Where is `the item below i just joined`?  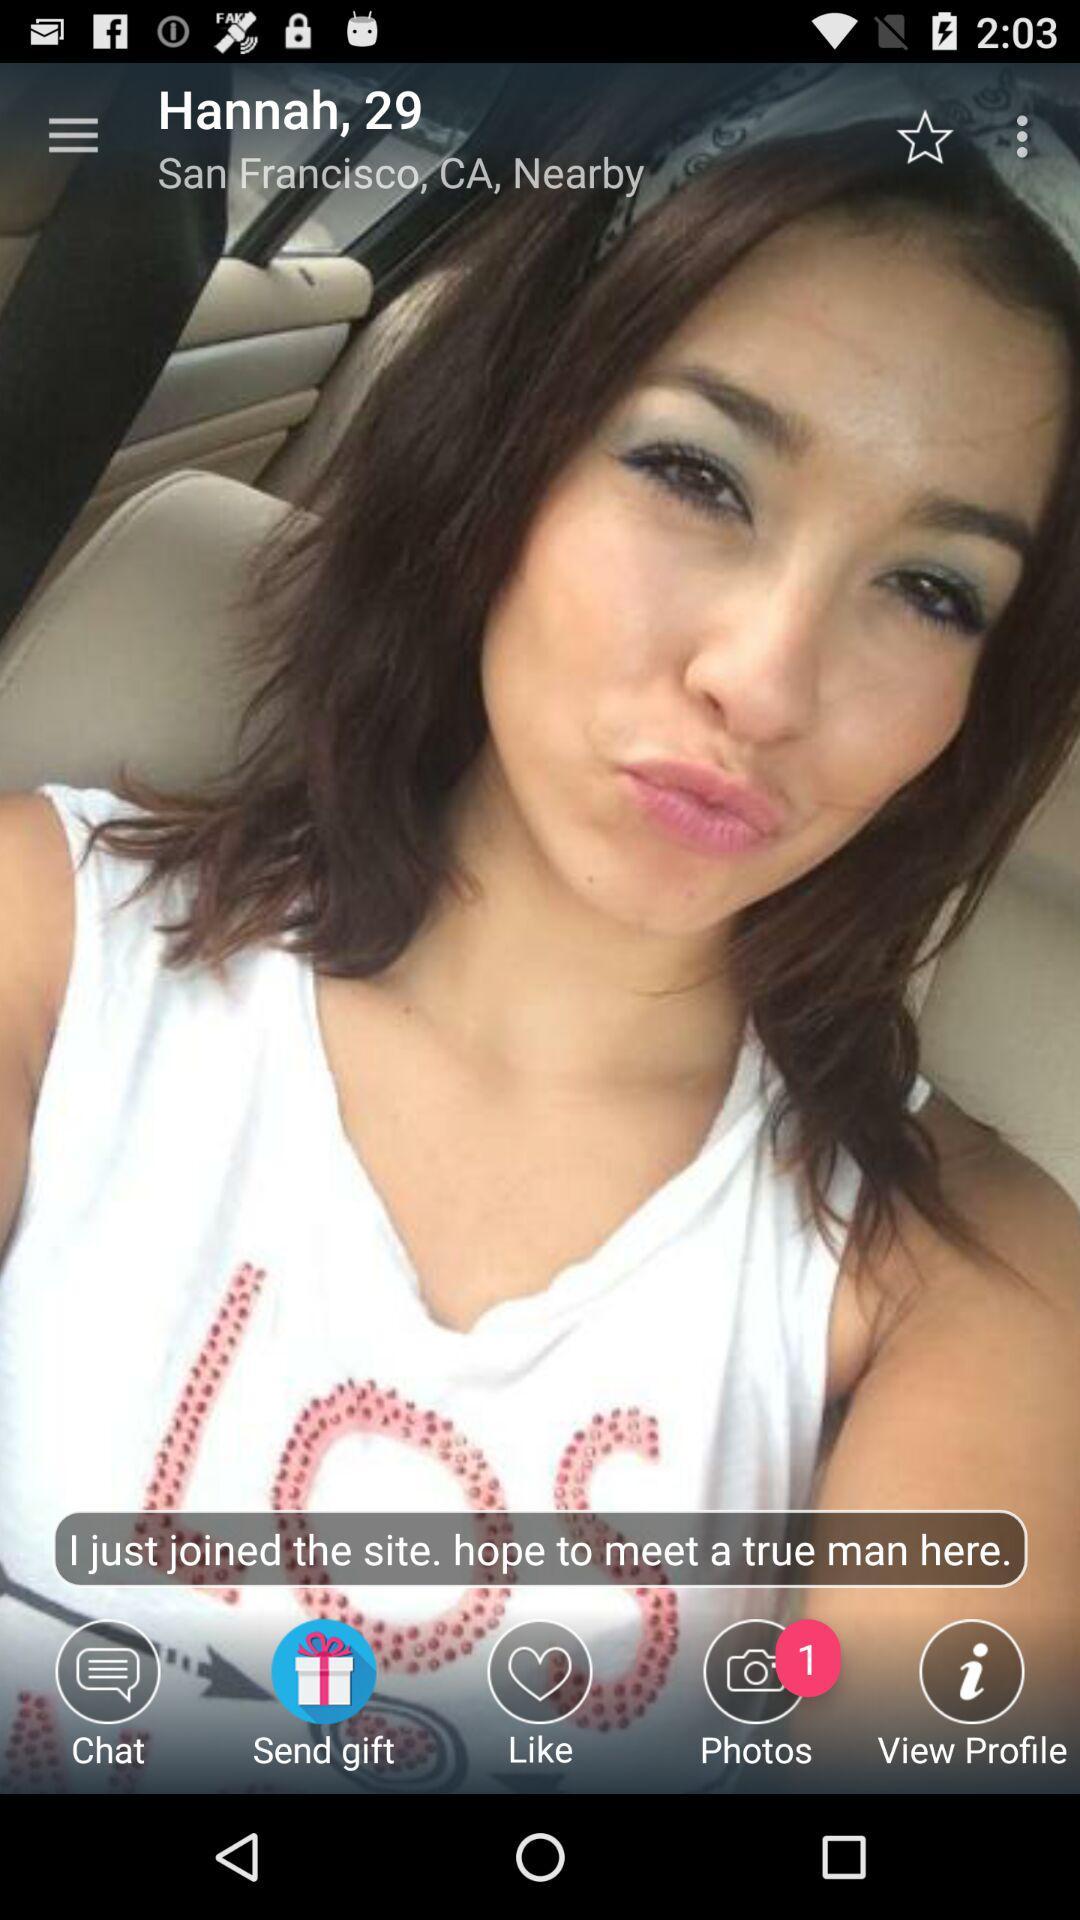
the item below i just joined is located at coordinates (756, 1705).